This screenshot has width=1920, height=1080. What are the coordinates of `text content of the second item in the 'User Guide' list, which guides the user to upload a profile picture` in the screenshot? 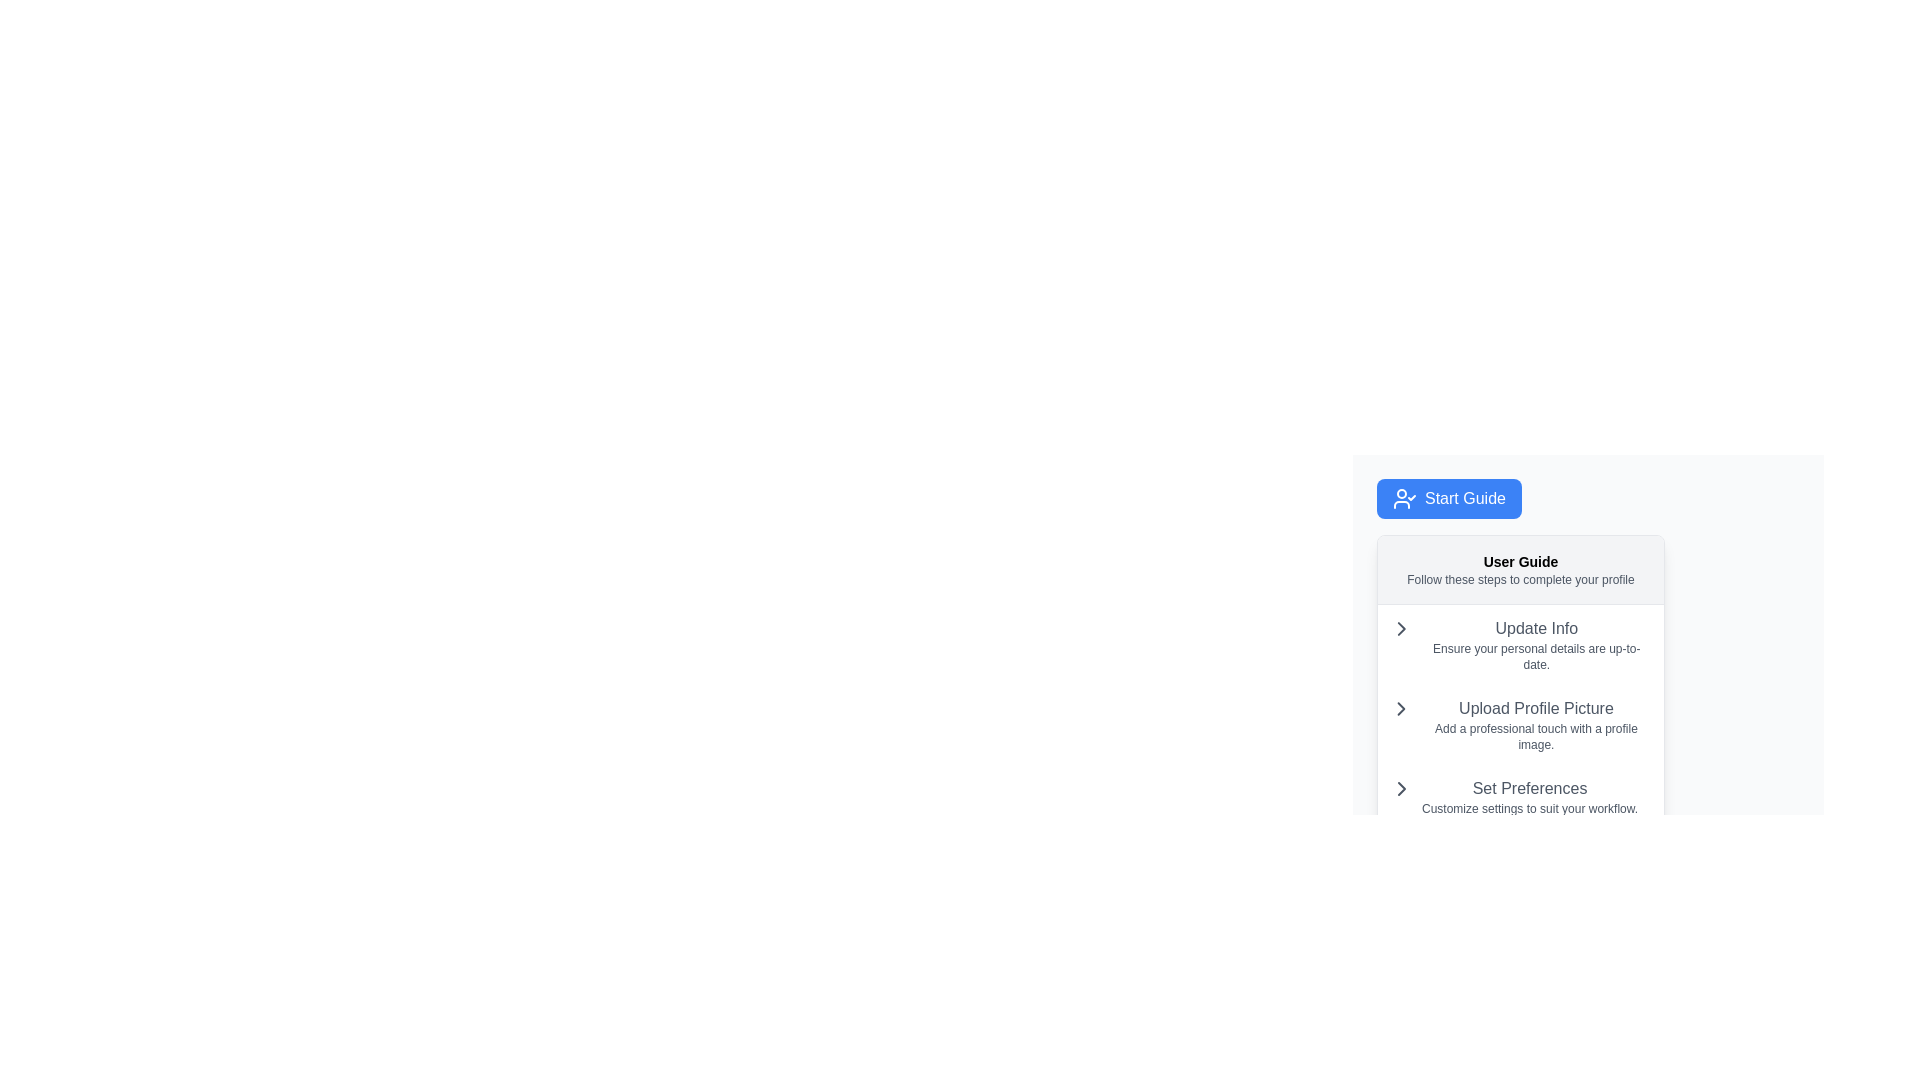 It's located at (1520, 716).